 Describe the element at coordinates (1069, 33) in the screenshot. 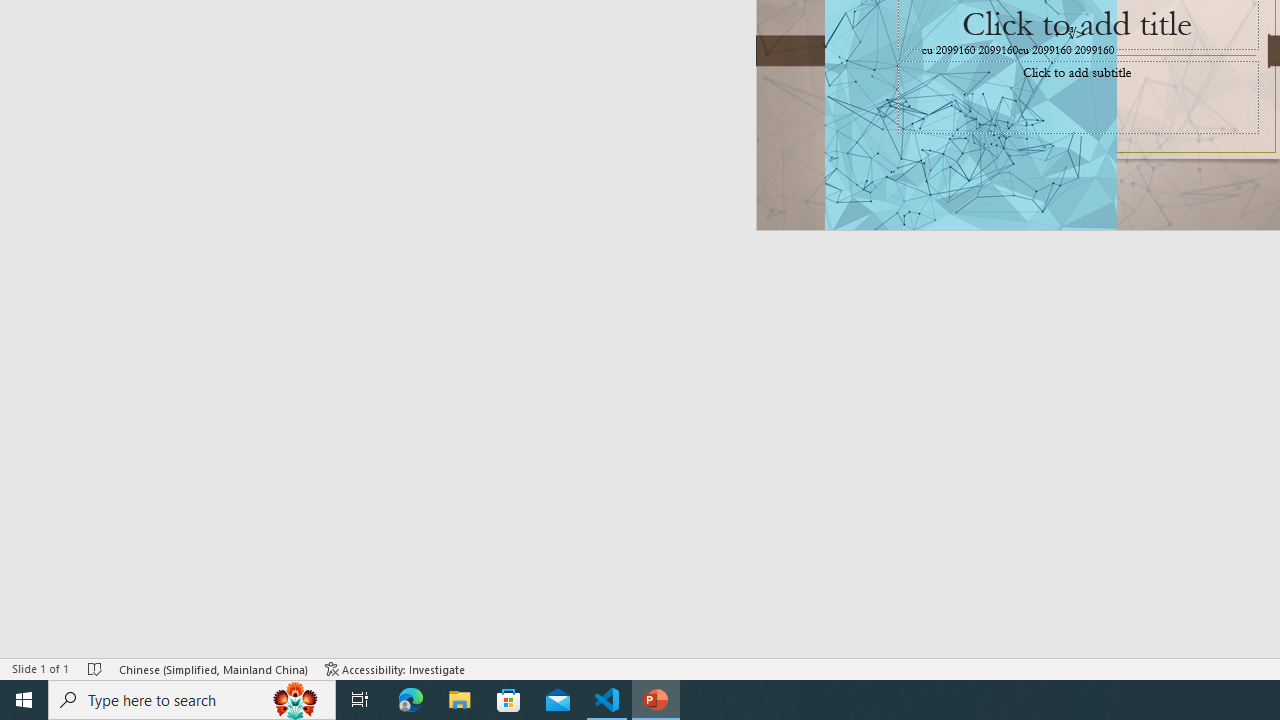

I see `'TextBox 7'` at that location.